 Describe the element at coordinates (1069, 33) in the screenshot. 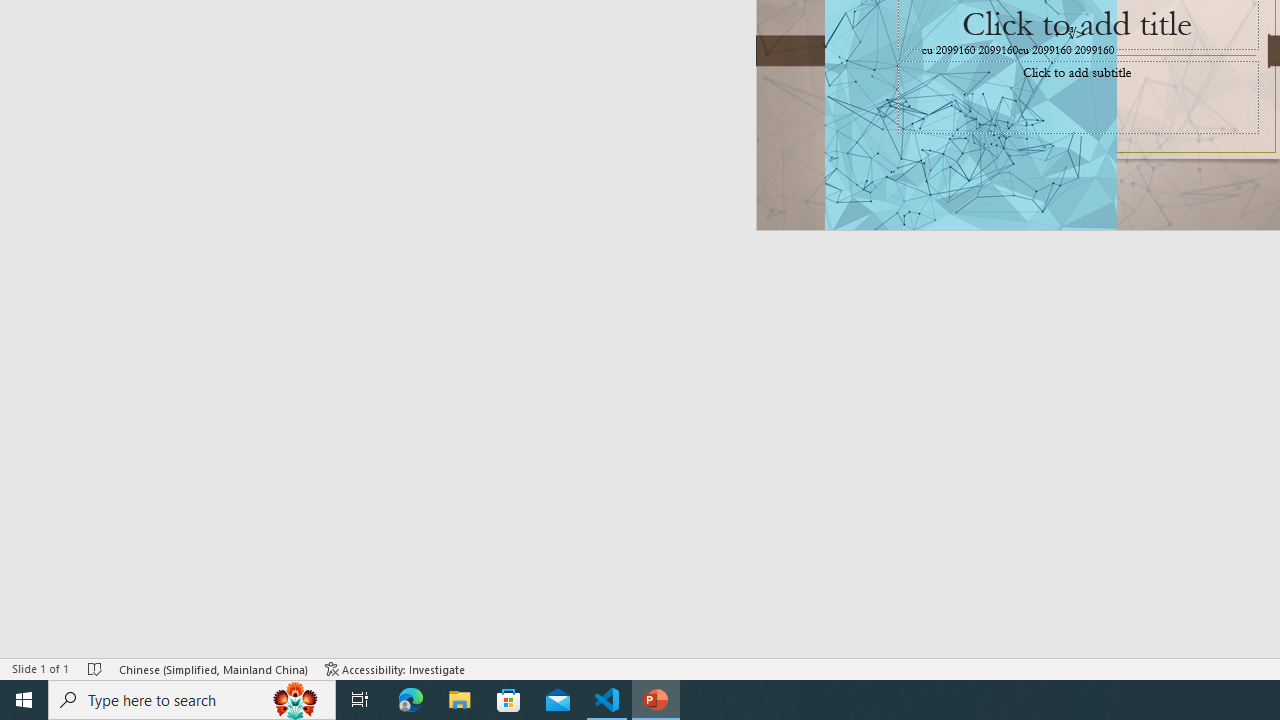

I see `'TextBox 7'` at that location.